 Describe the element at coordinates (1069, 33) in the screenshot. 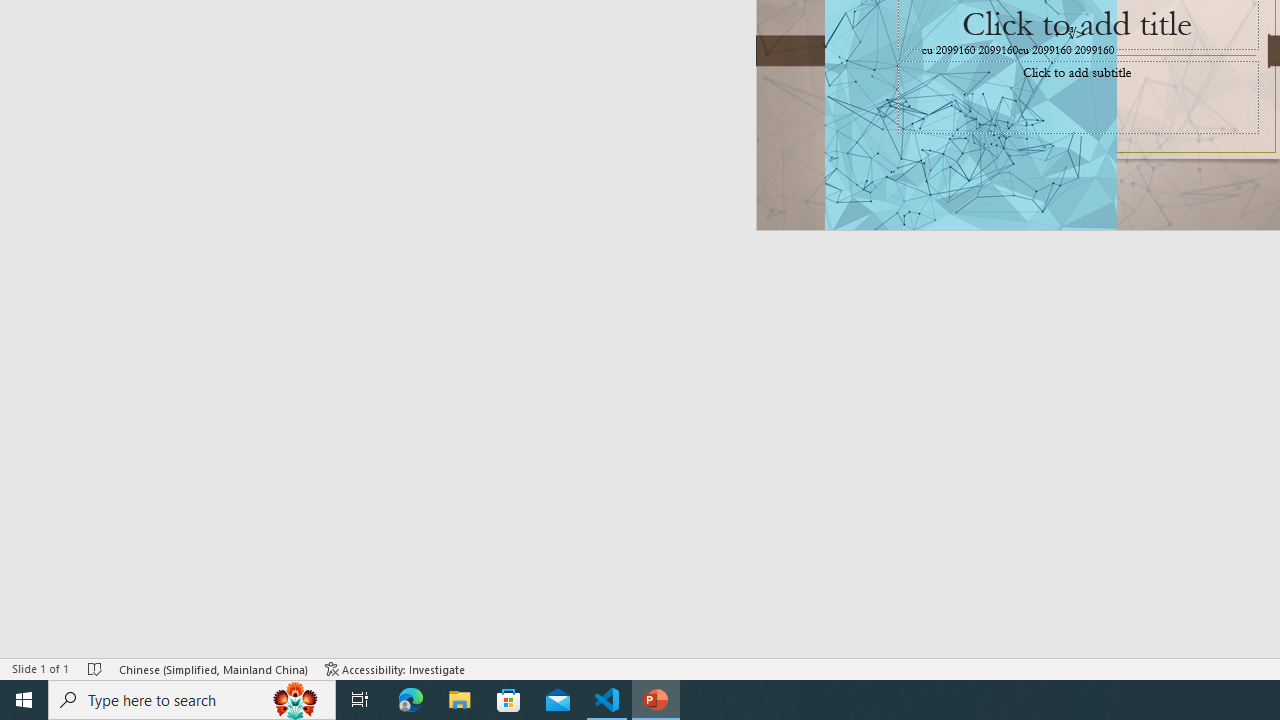

I see `'TextBox 7'` at that location.